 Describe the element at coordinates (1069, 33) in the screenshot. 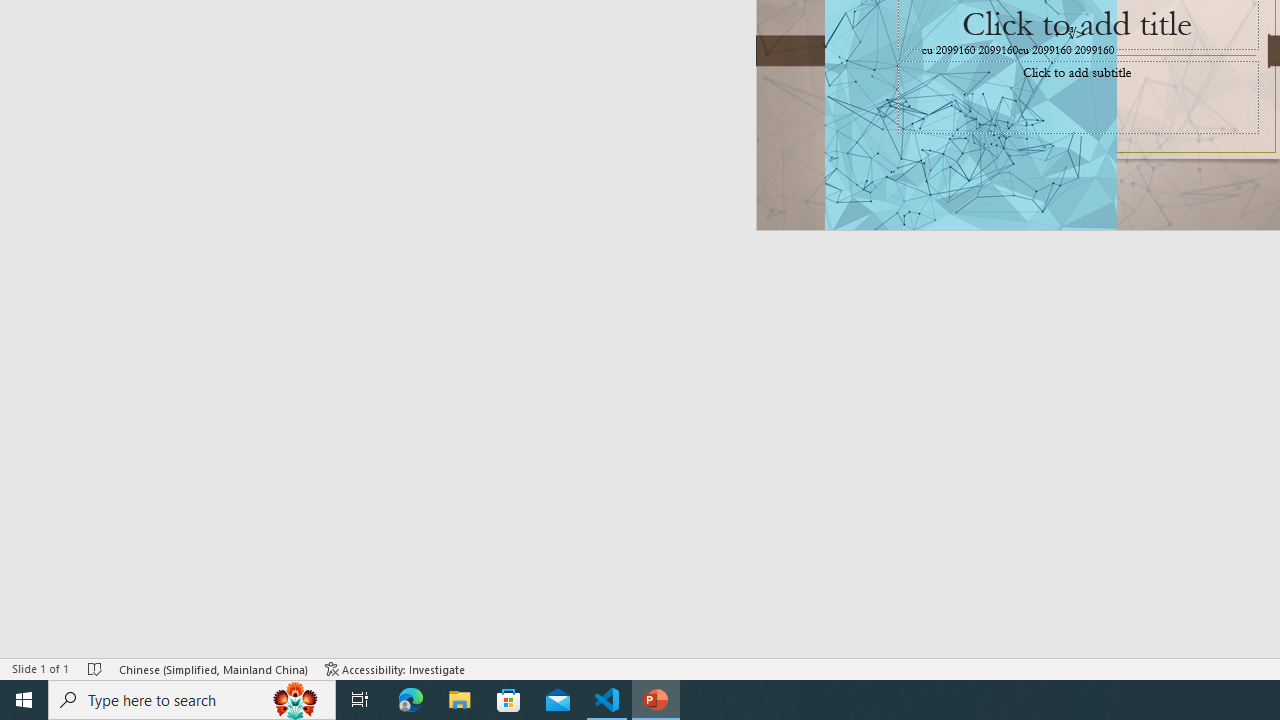

I see `'TextBox 7'` at that location.